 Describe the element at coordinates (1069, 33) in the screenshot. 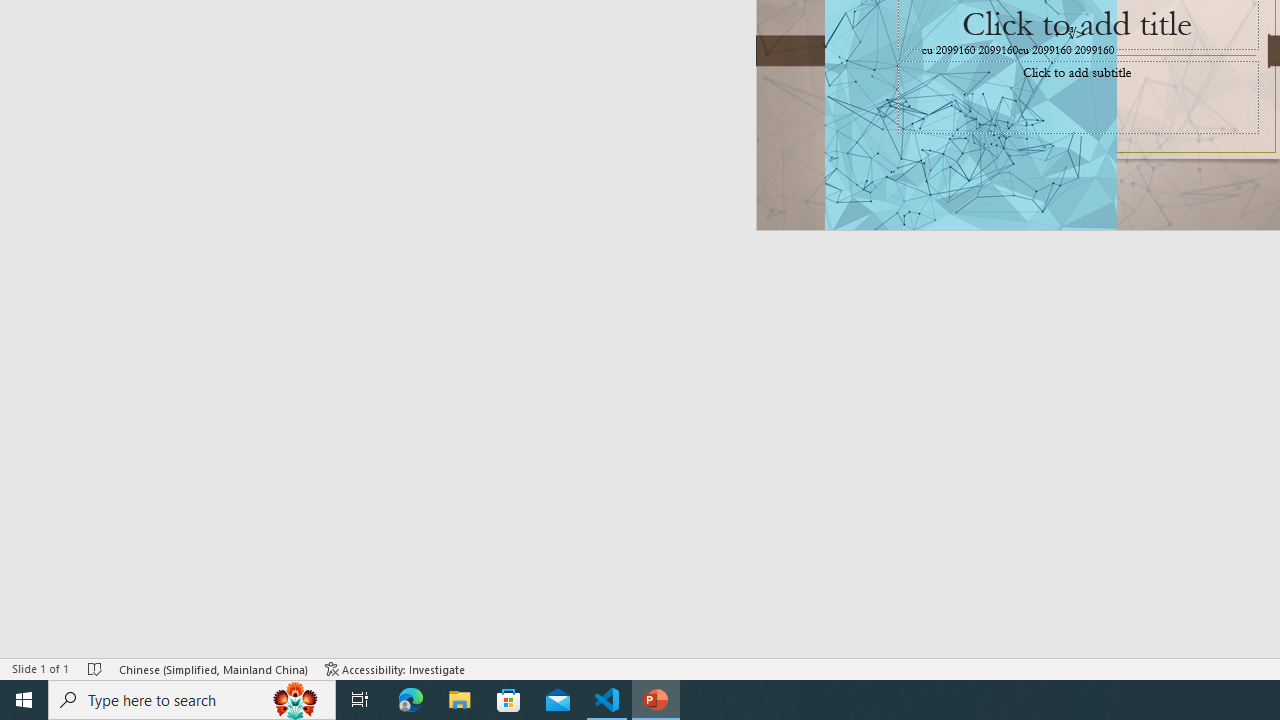

I see `'TextBox 7'` at that location.